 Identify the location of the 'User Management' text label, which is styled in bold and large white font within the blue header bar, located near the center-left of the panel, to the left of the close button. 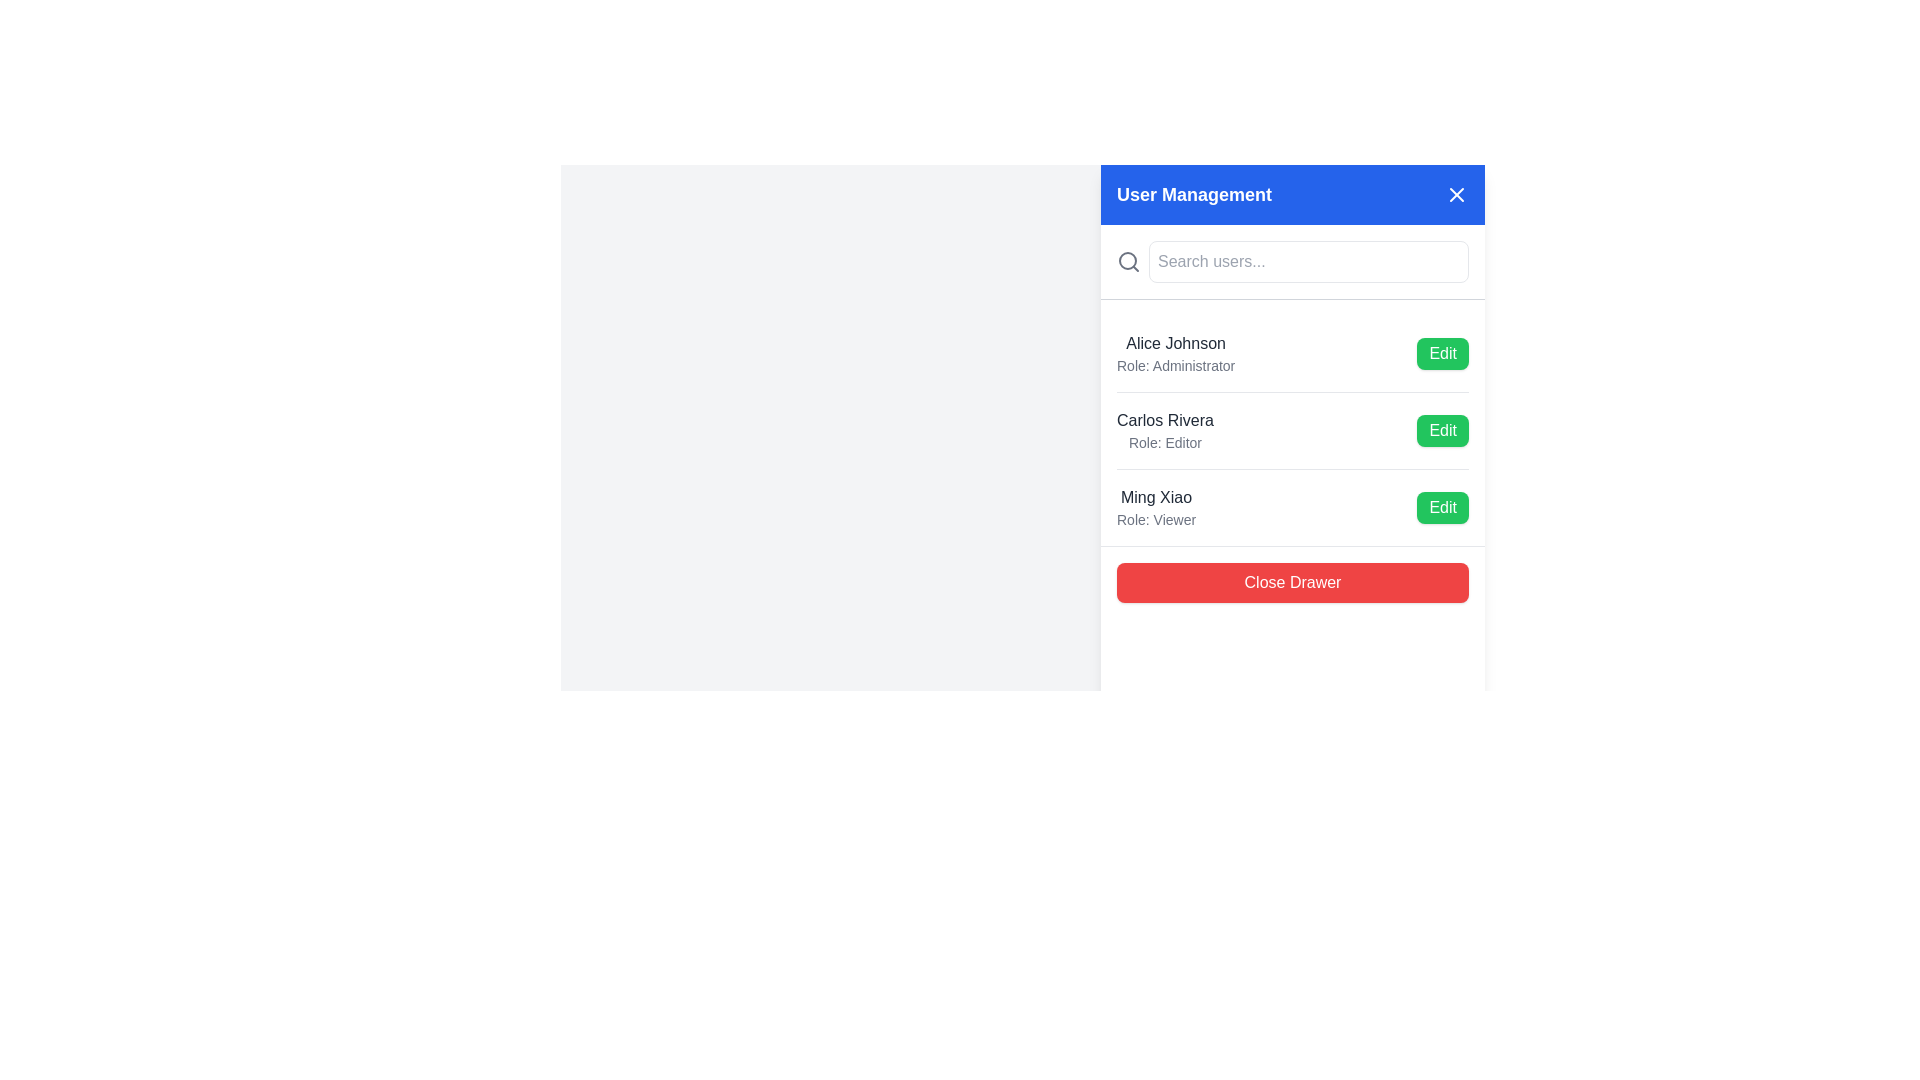
(1194, 195).